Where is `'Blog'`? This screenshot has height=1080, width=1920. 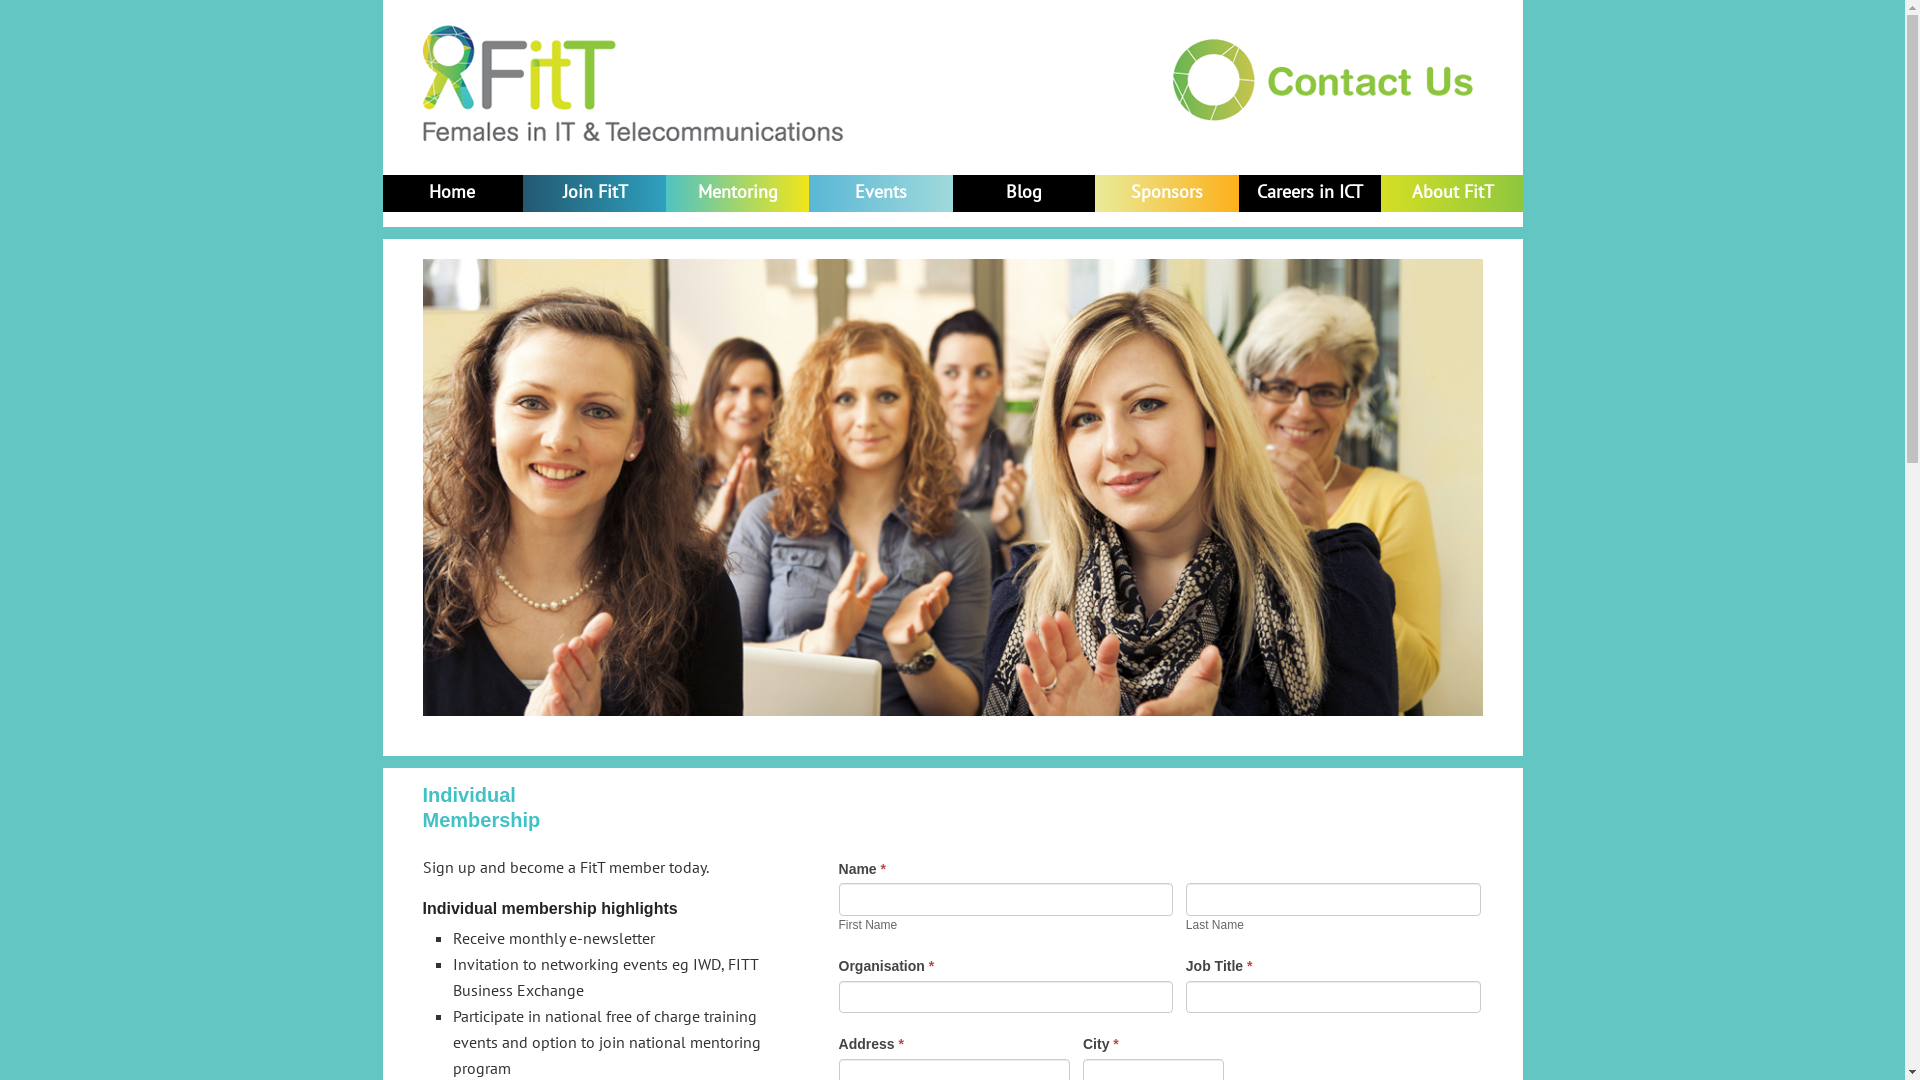 'Blog' is located at coordinates (1023, 192).